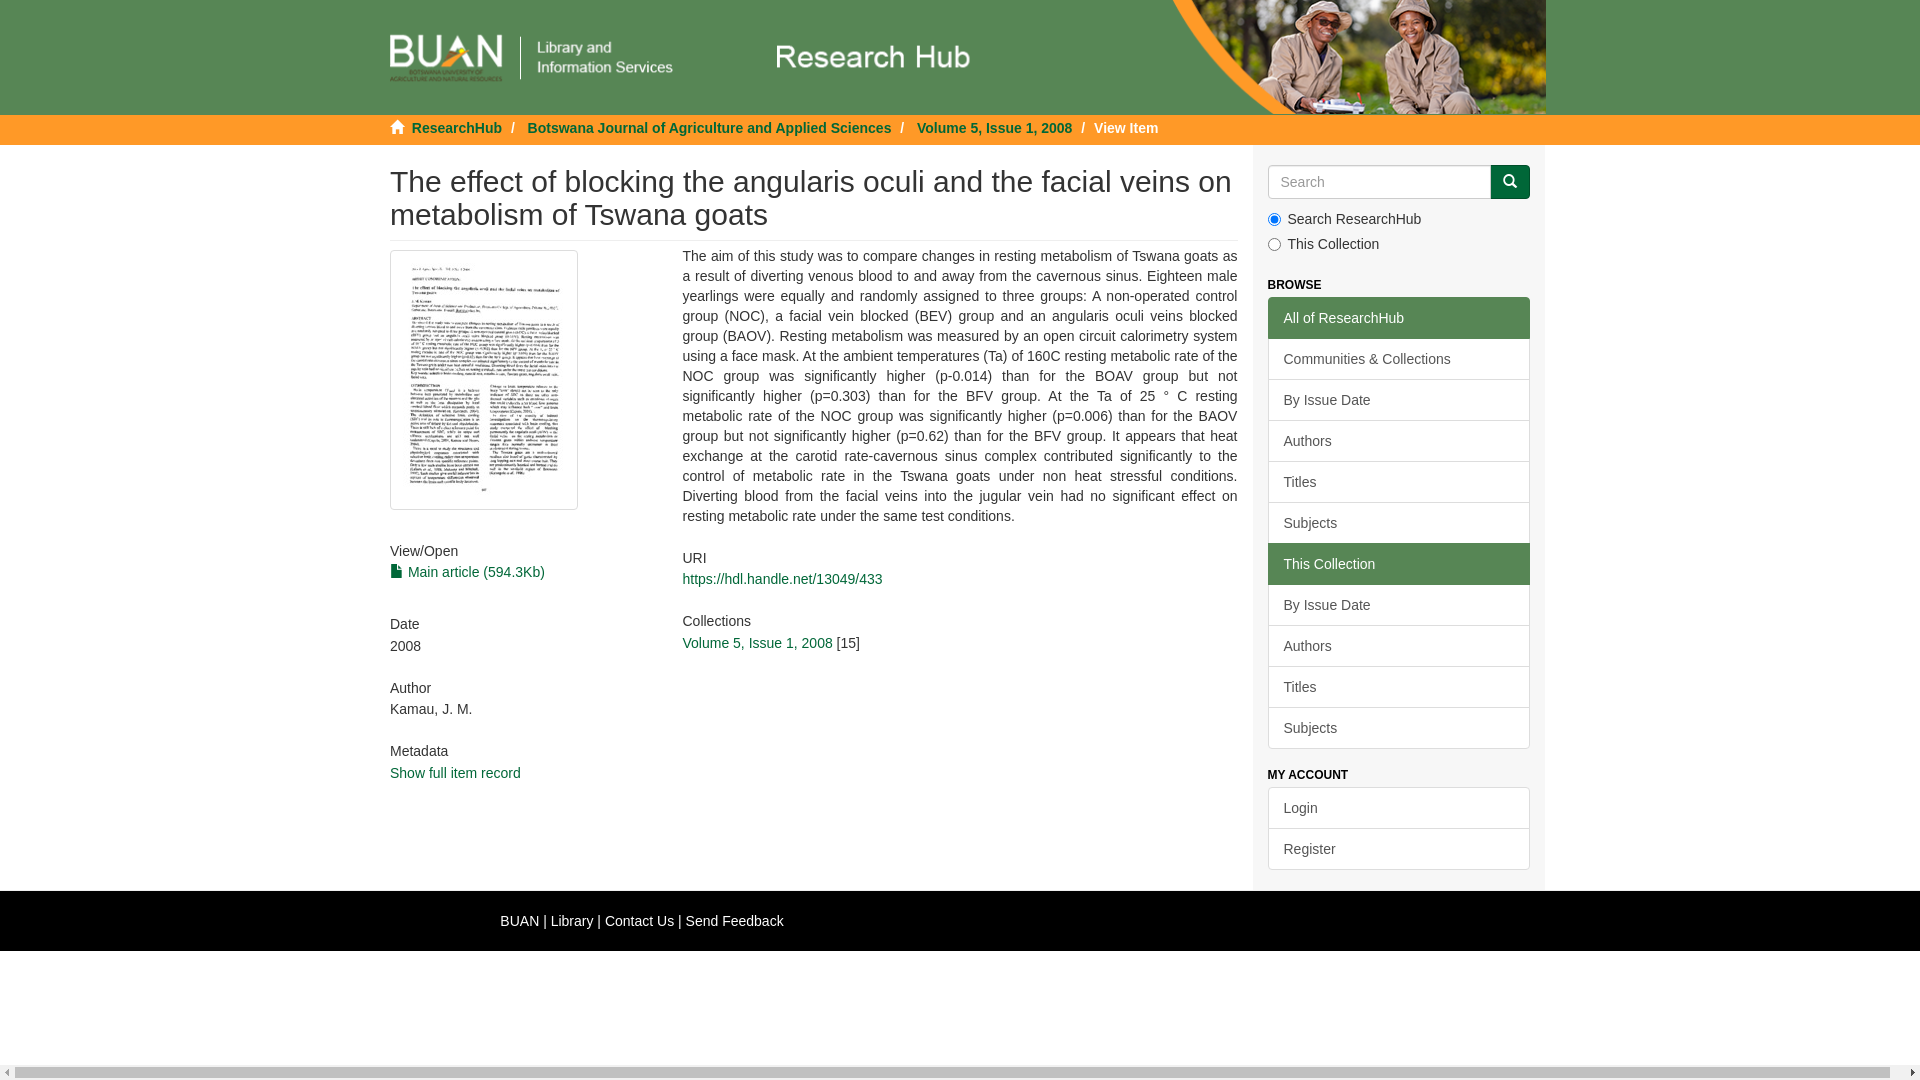  I want to click on 'Send Feedback', so click(733, 921).